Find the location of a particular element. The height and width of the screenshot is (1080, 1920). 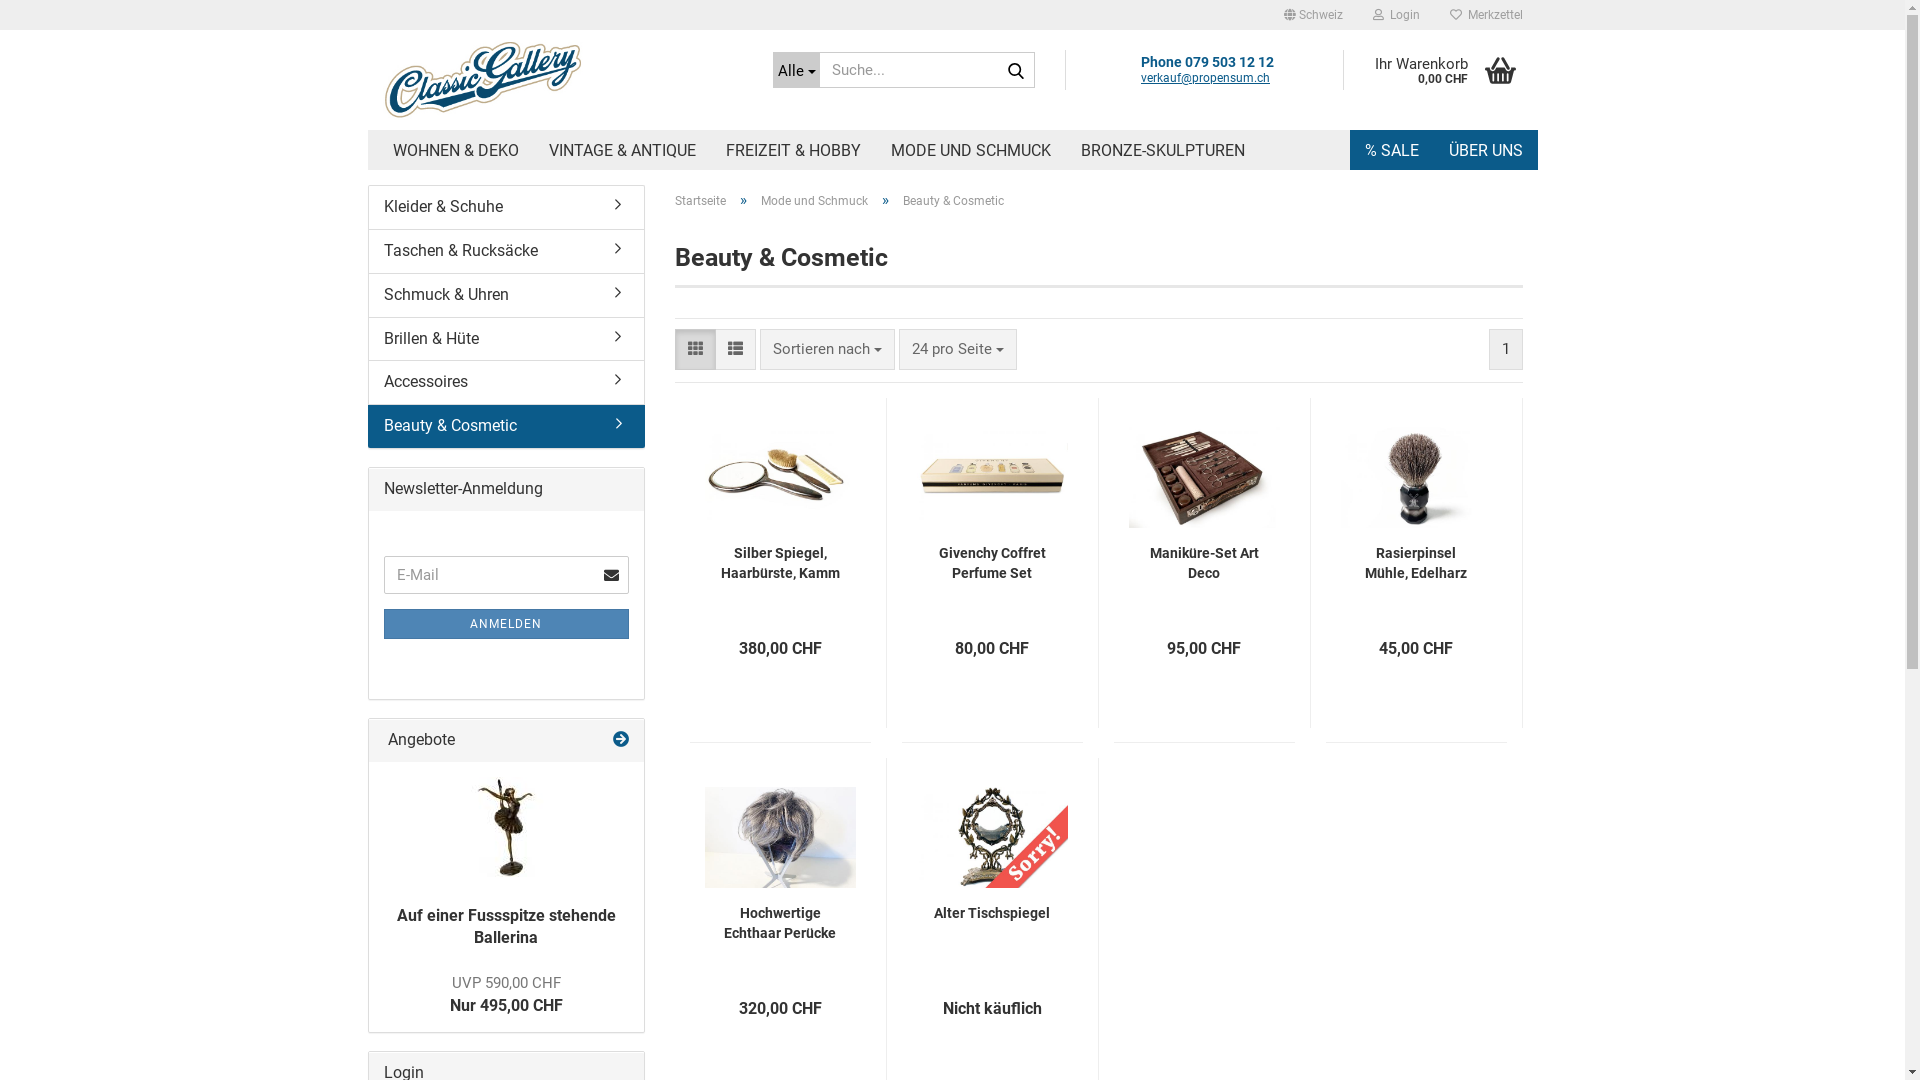

'Startseite' is located at coordinates (700, 200).